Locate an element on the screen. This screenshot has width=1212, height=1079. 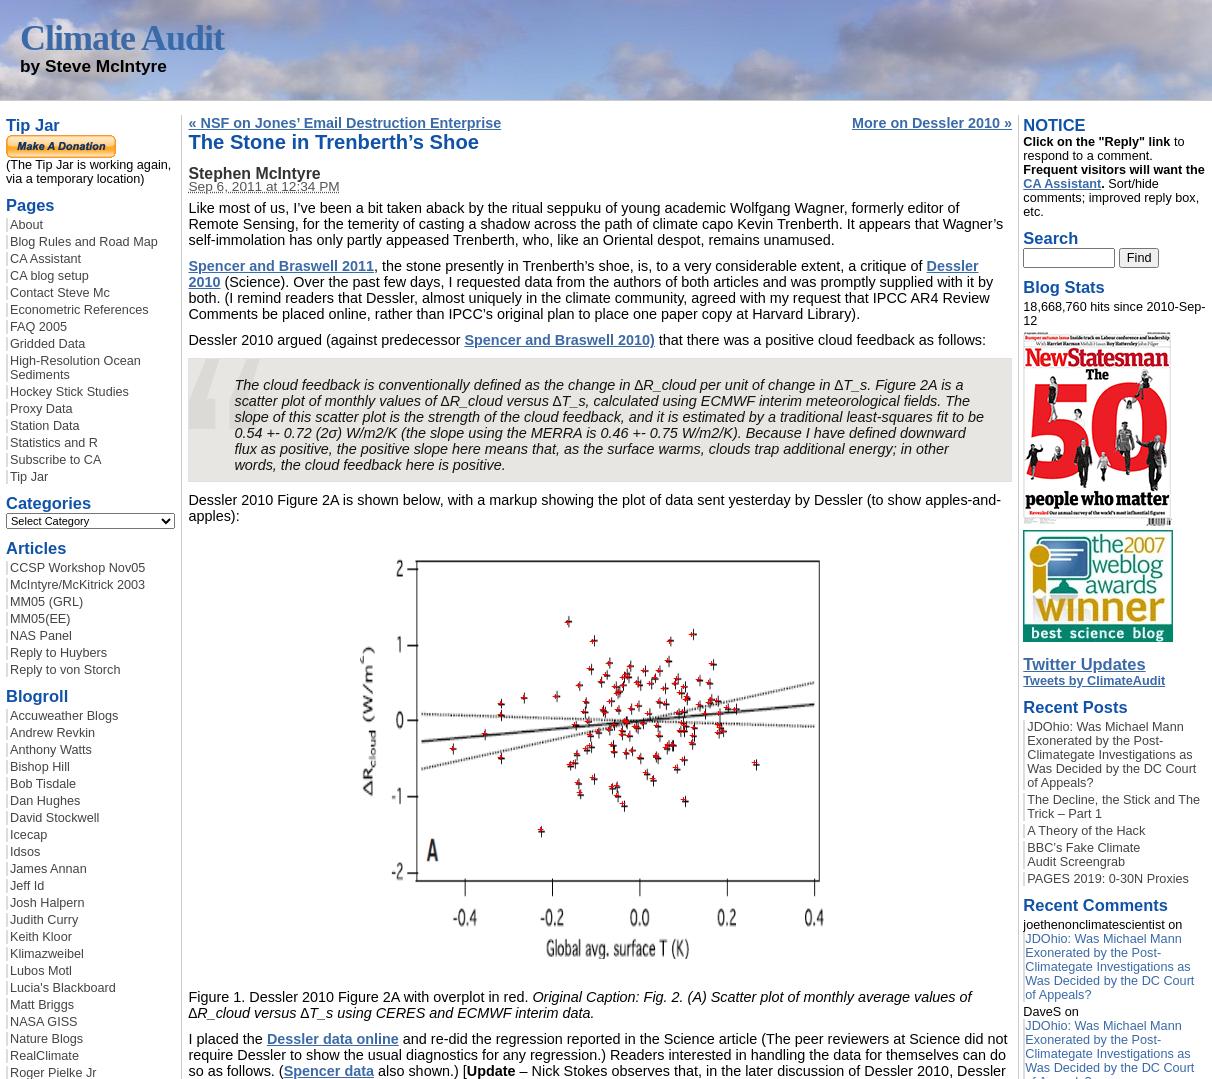
'Click on the "Reply" link' is located at coordinates (1095, 140).